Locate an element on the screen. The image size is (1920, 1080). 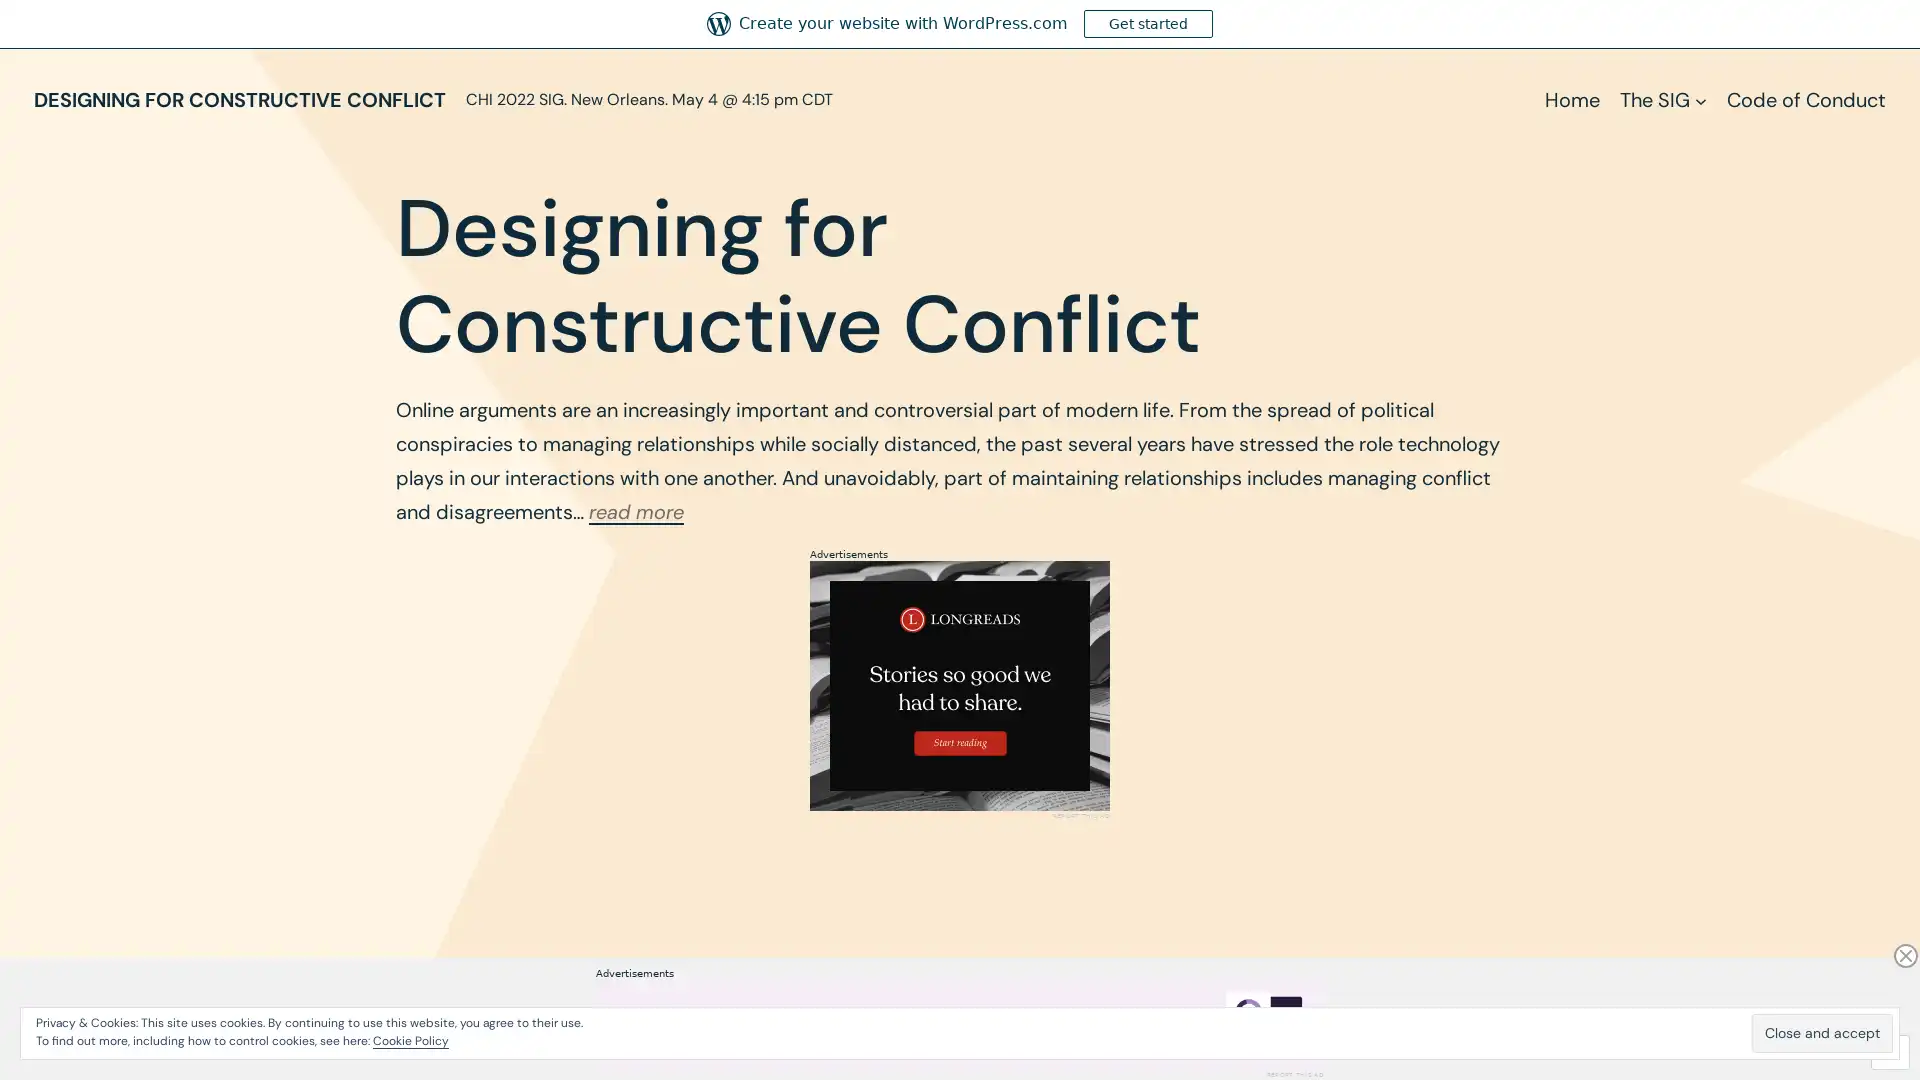
The SIG submenu is located at coordinates (1699, 100).